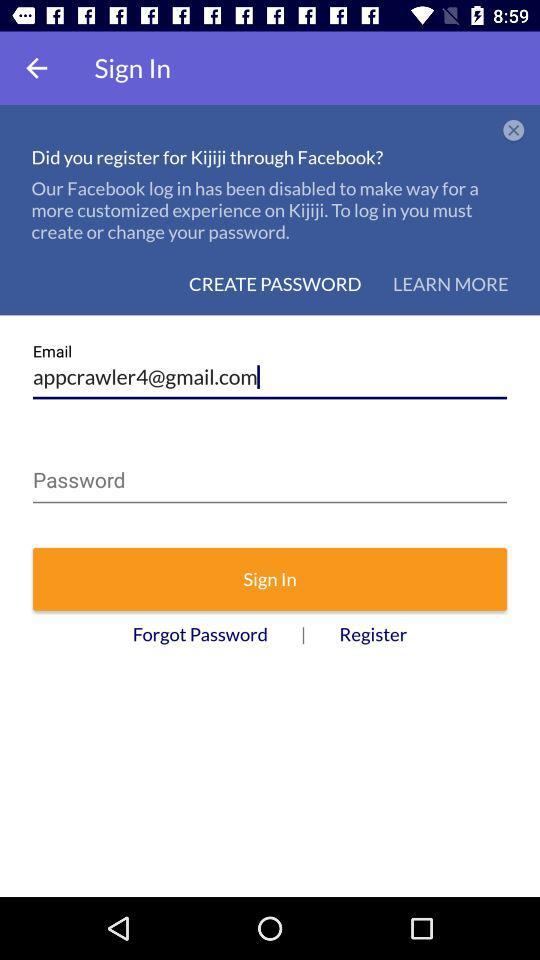 The height and width of the screenshot is (960, 540). What do you see at coordinates (513, 130) in the screenshot?
I see `the close icon` at bounding box center [513, 130].